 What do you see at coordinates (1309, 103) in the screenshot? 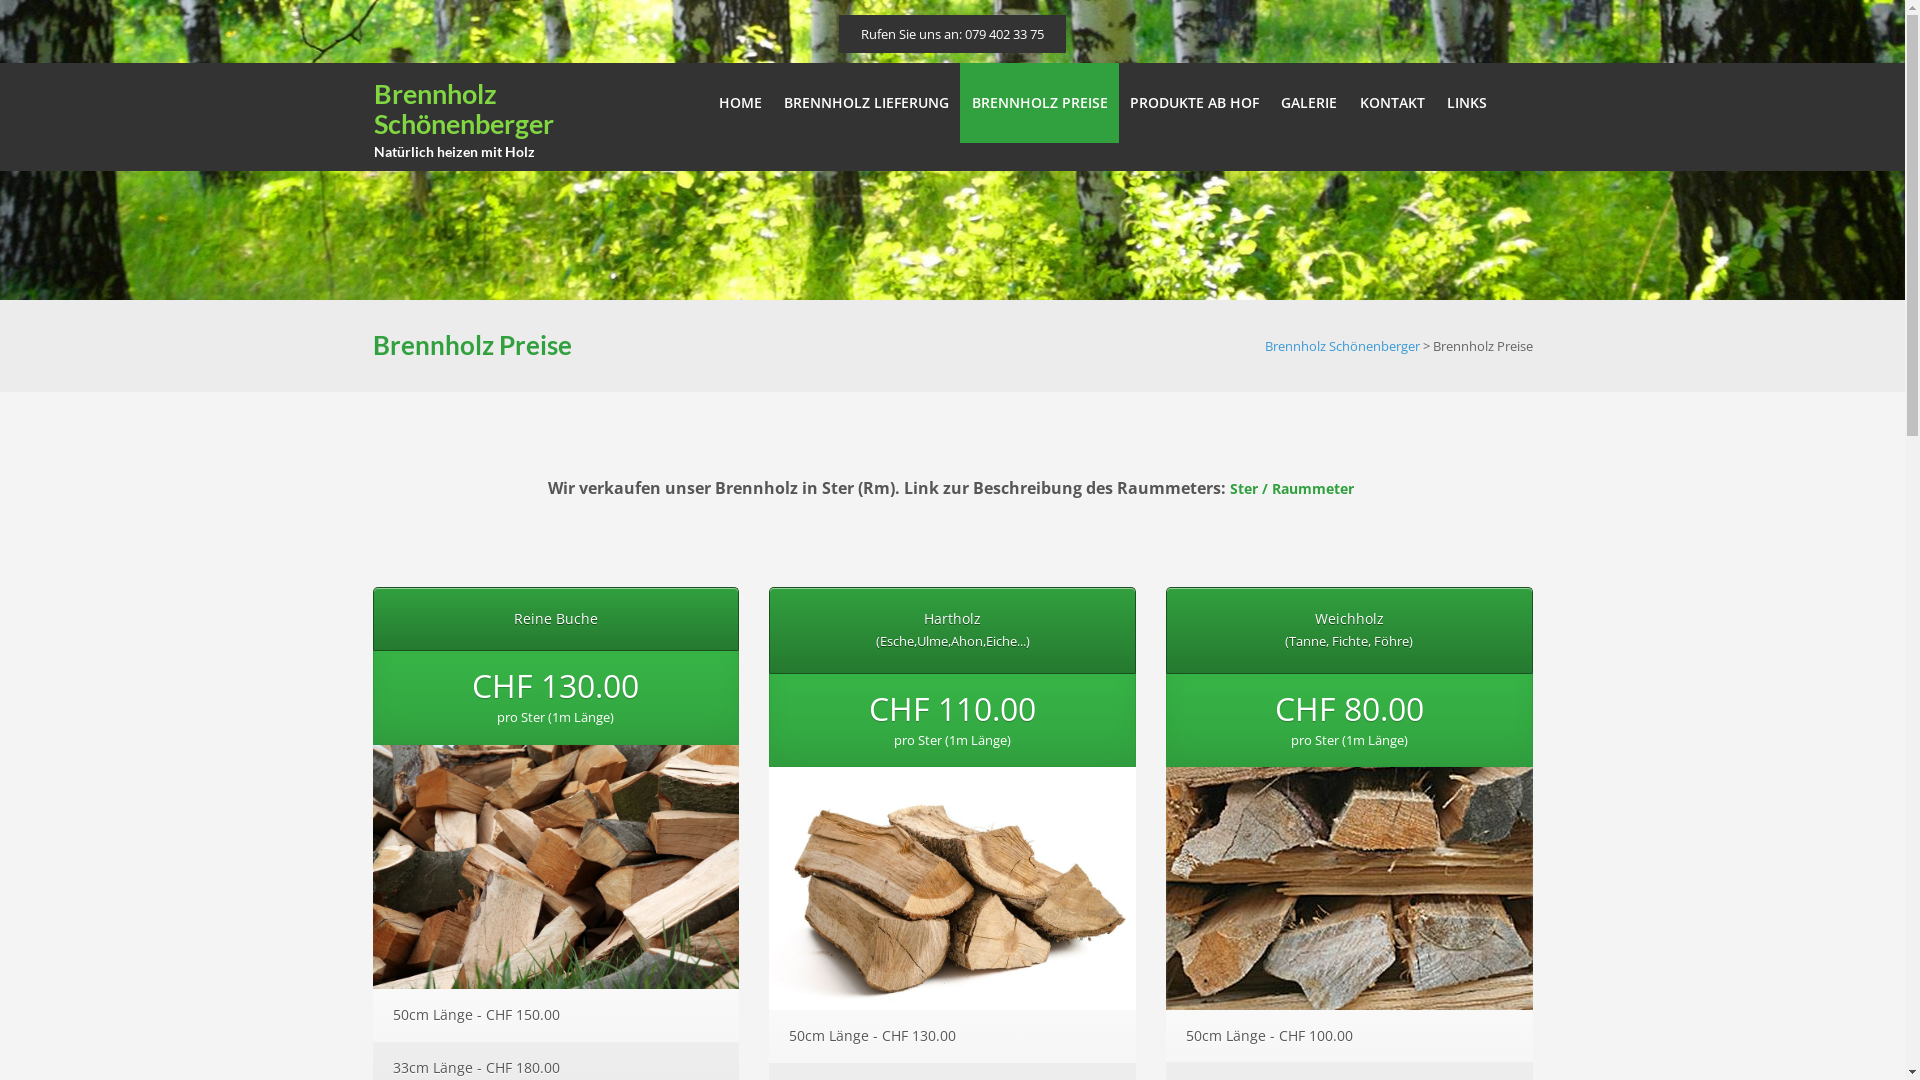
I see `'GALERIE'` at bounding box center [1309, 103].